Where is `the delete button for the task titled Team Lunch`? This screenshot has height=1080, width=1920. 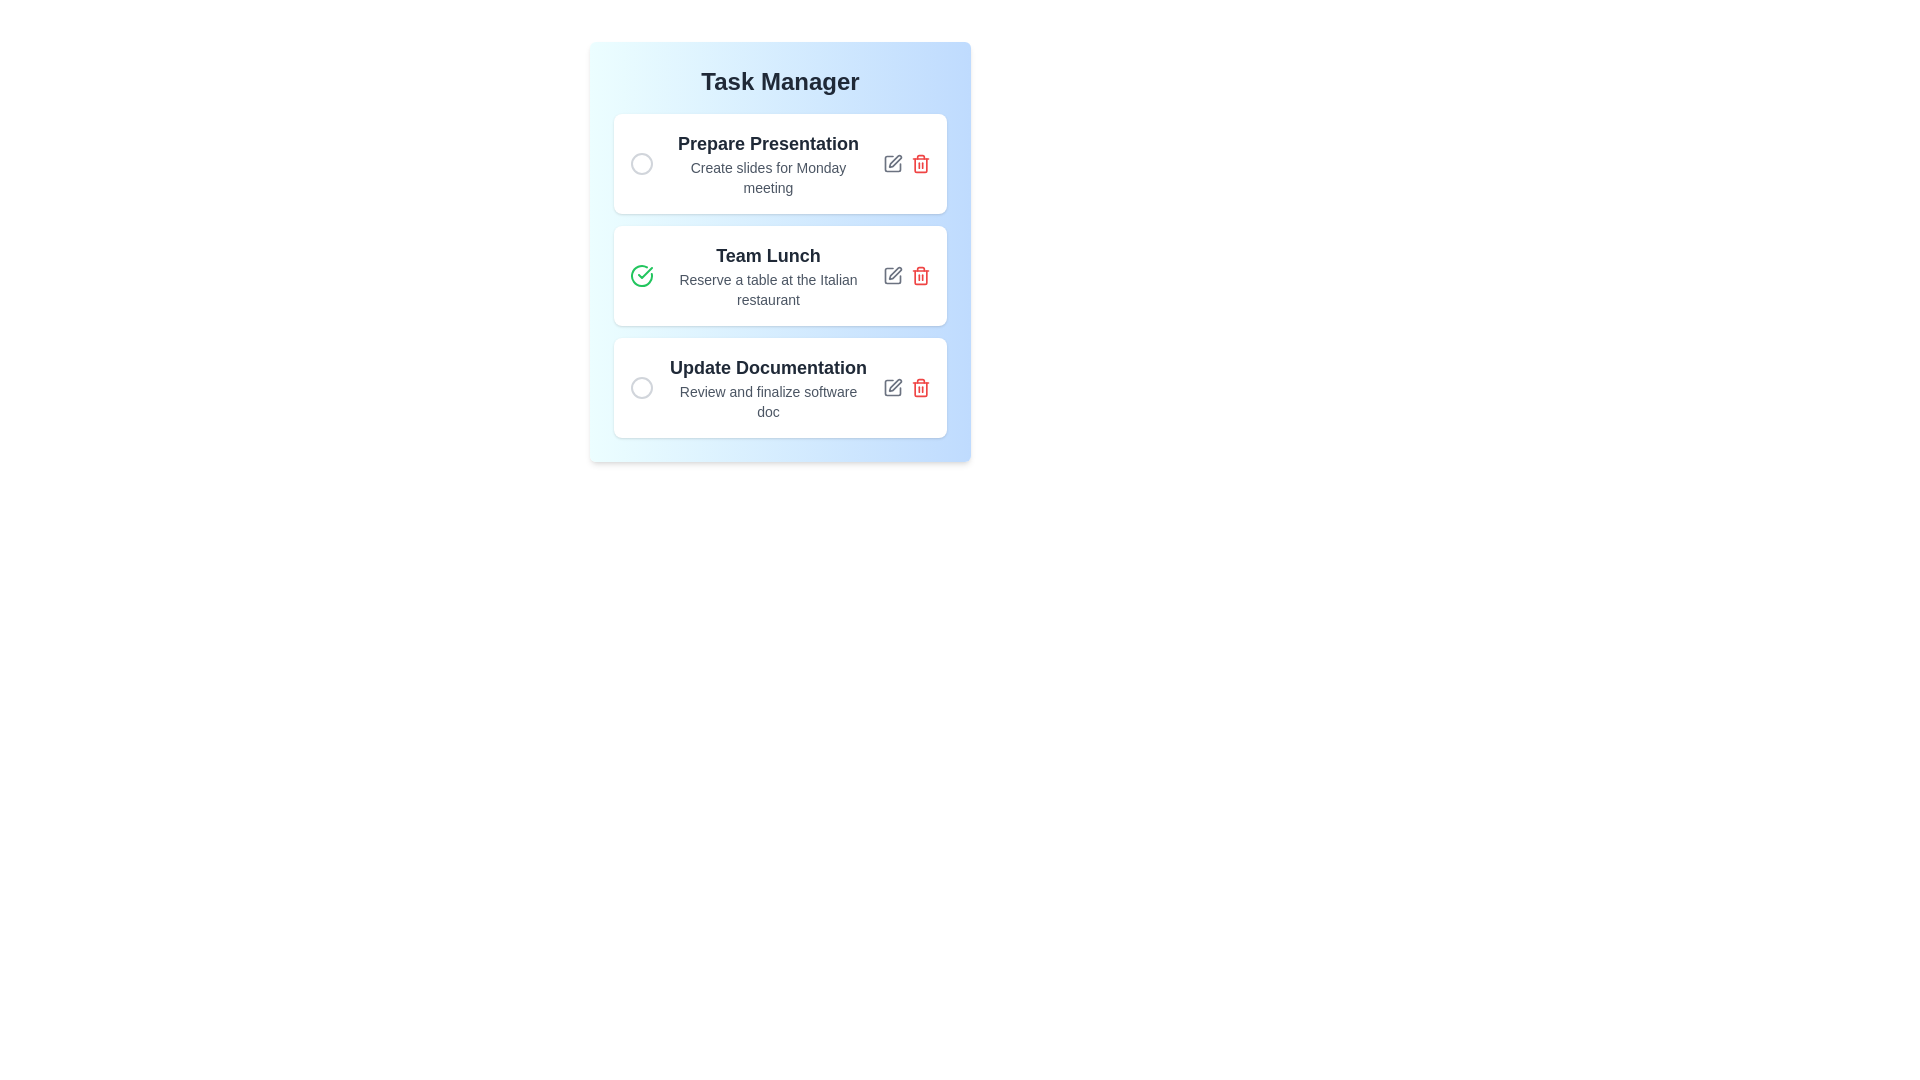
the delete button for the task titled Team Lunch is located at coordinates (920, 276).